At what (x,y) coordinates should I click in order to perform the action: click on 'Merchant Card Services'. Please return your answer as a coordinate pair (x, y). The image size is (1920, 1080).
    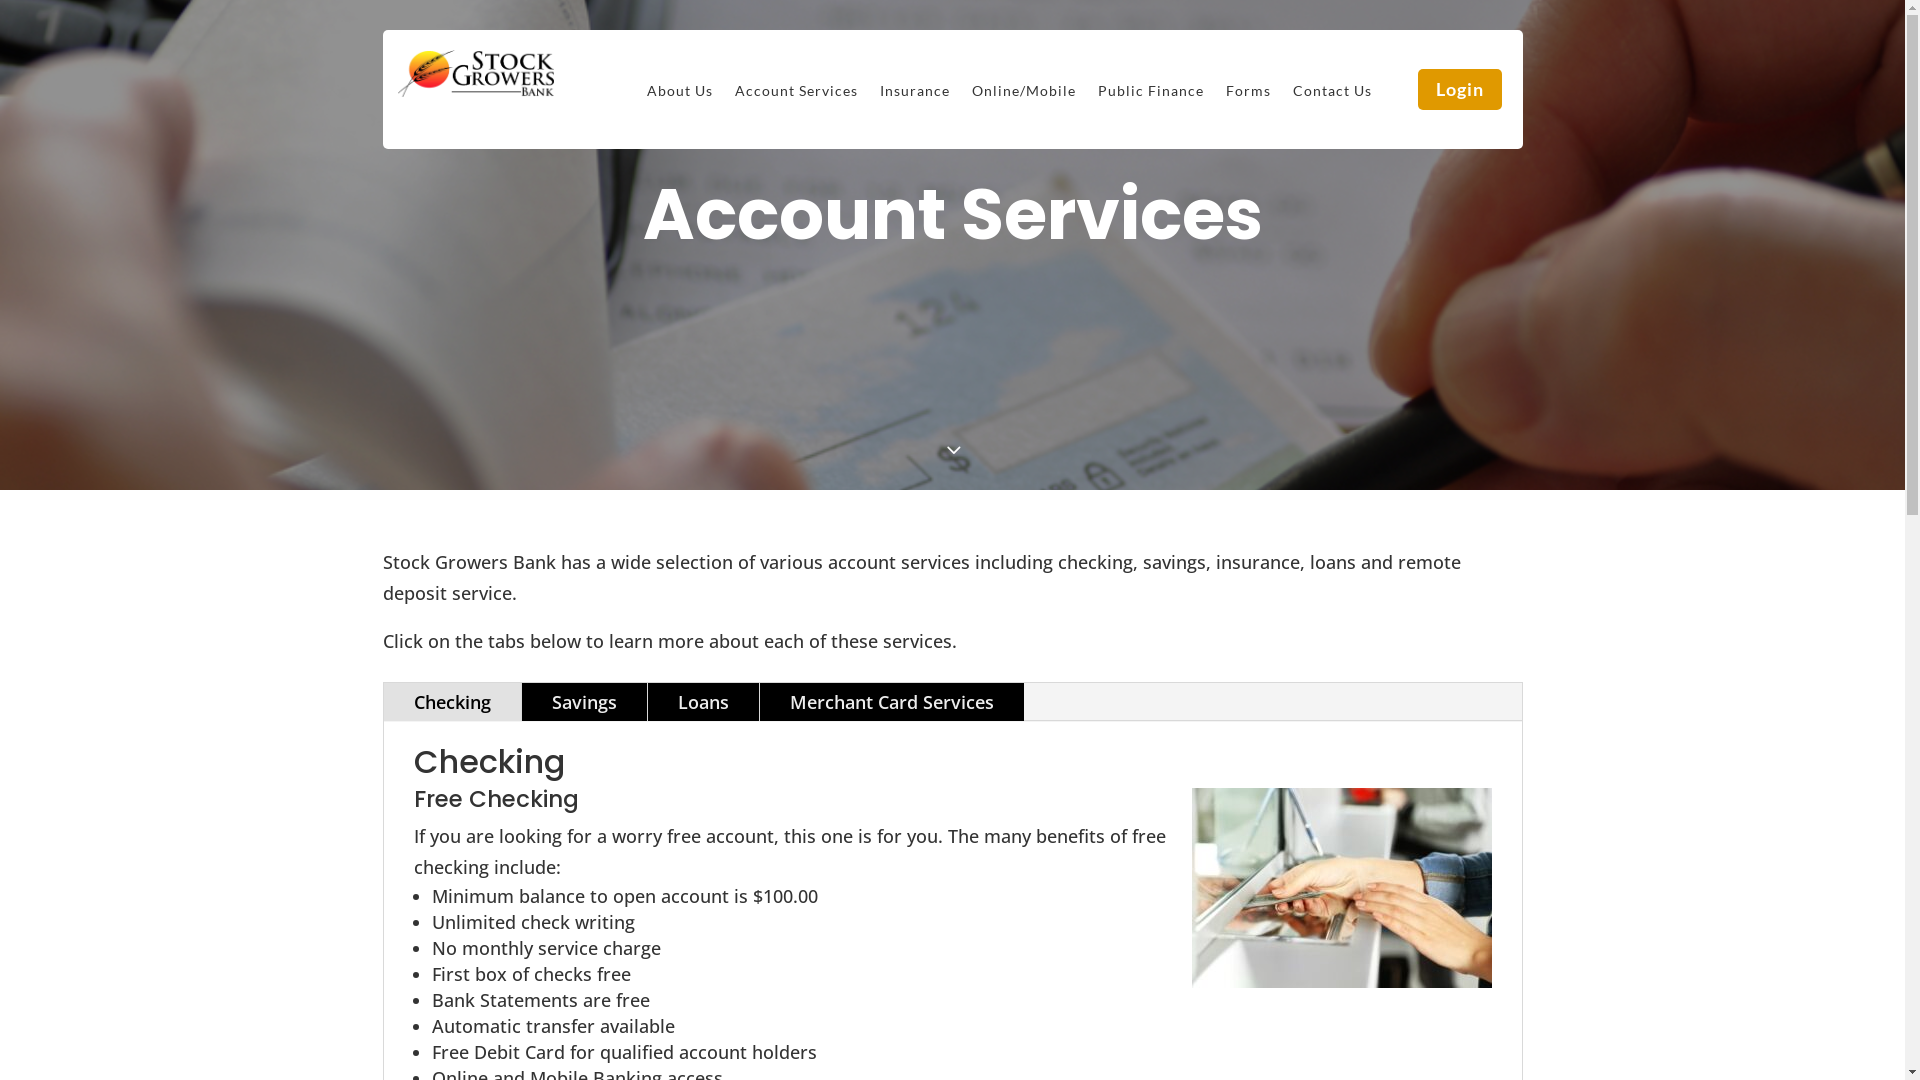
    Looking at the image, I should click on (891, 701).